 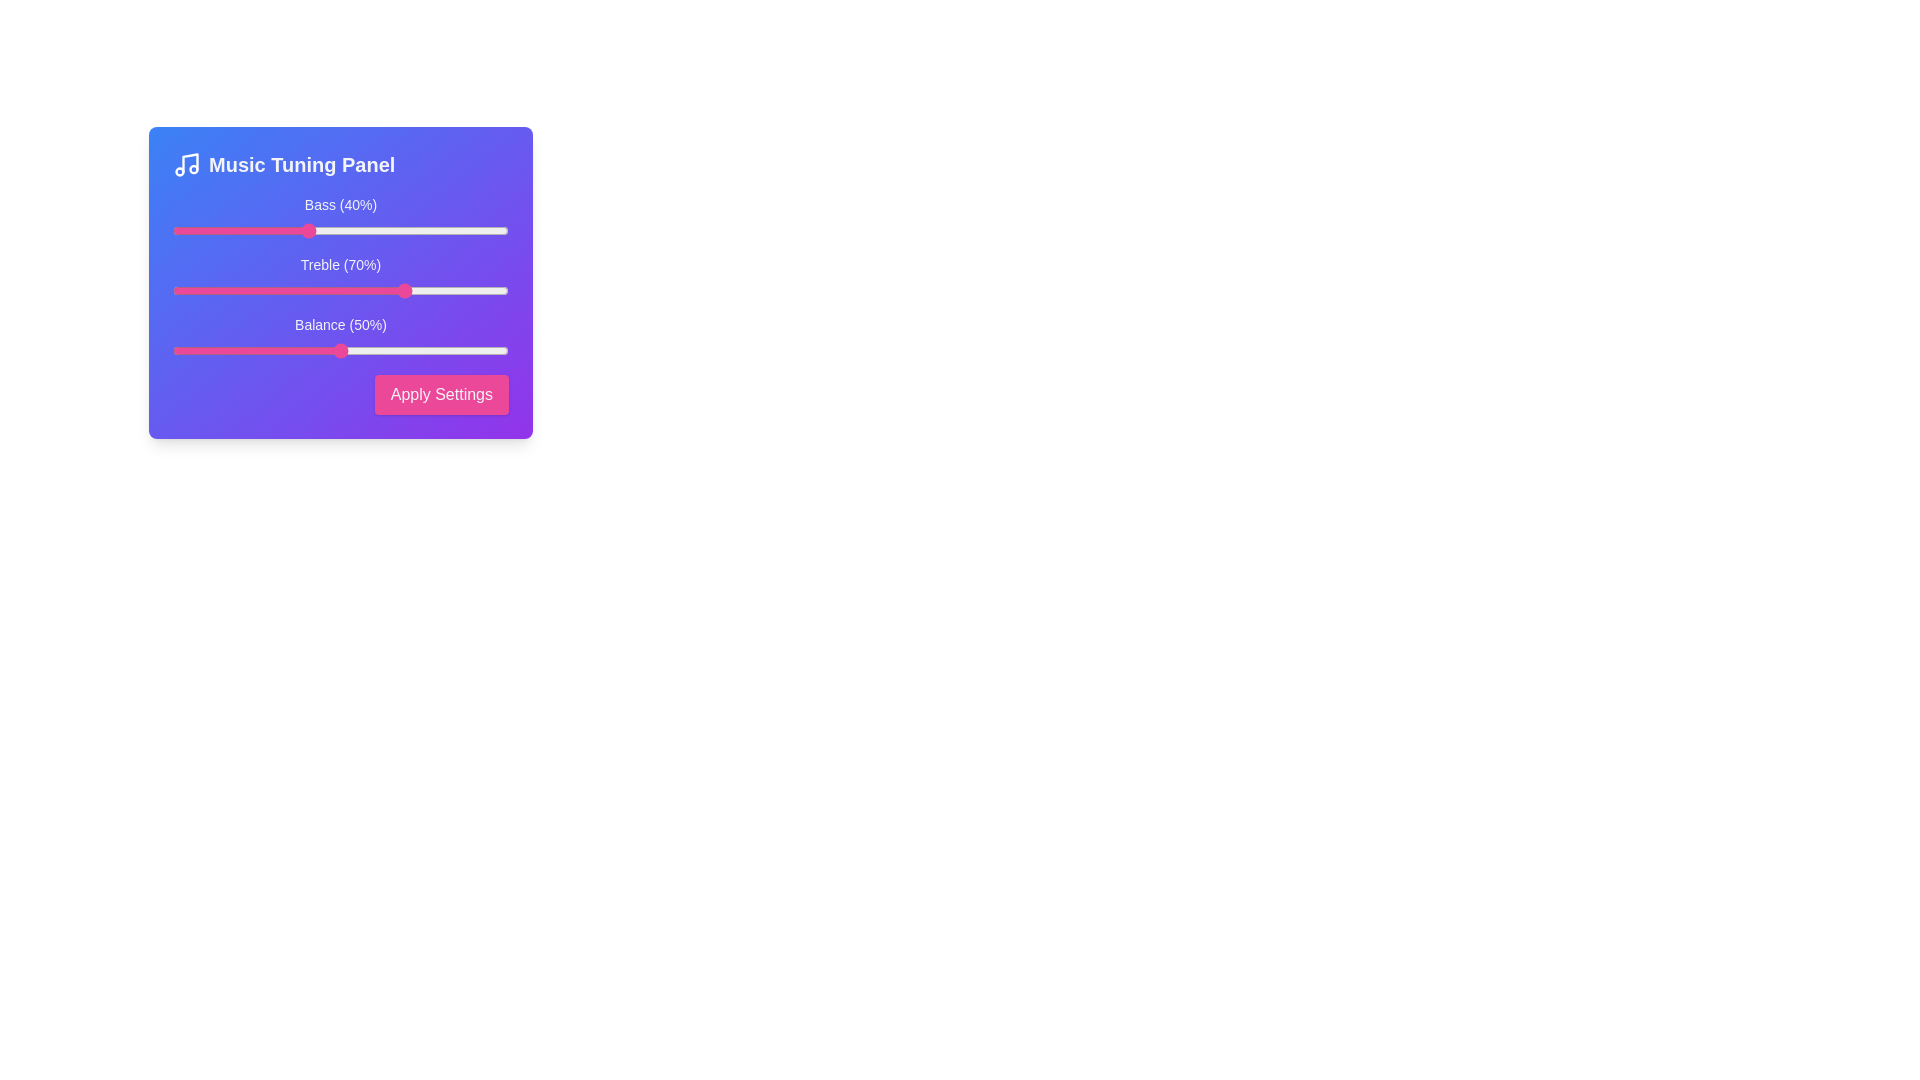 I want to click on the balance slider to 59%, so click(x=371, y=350).